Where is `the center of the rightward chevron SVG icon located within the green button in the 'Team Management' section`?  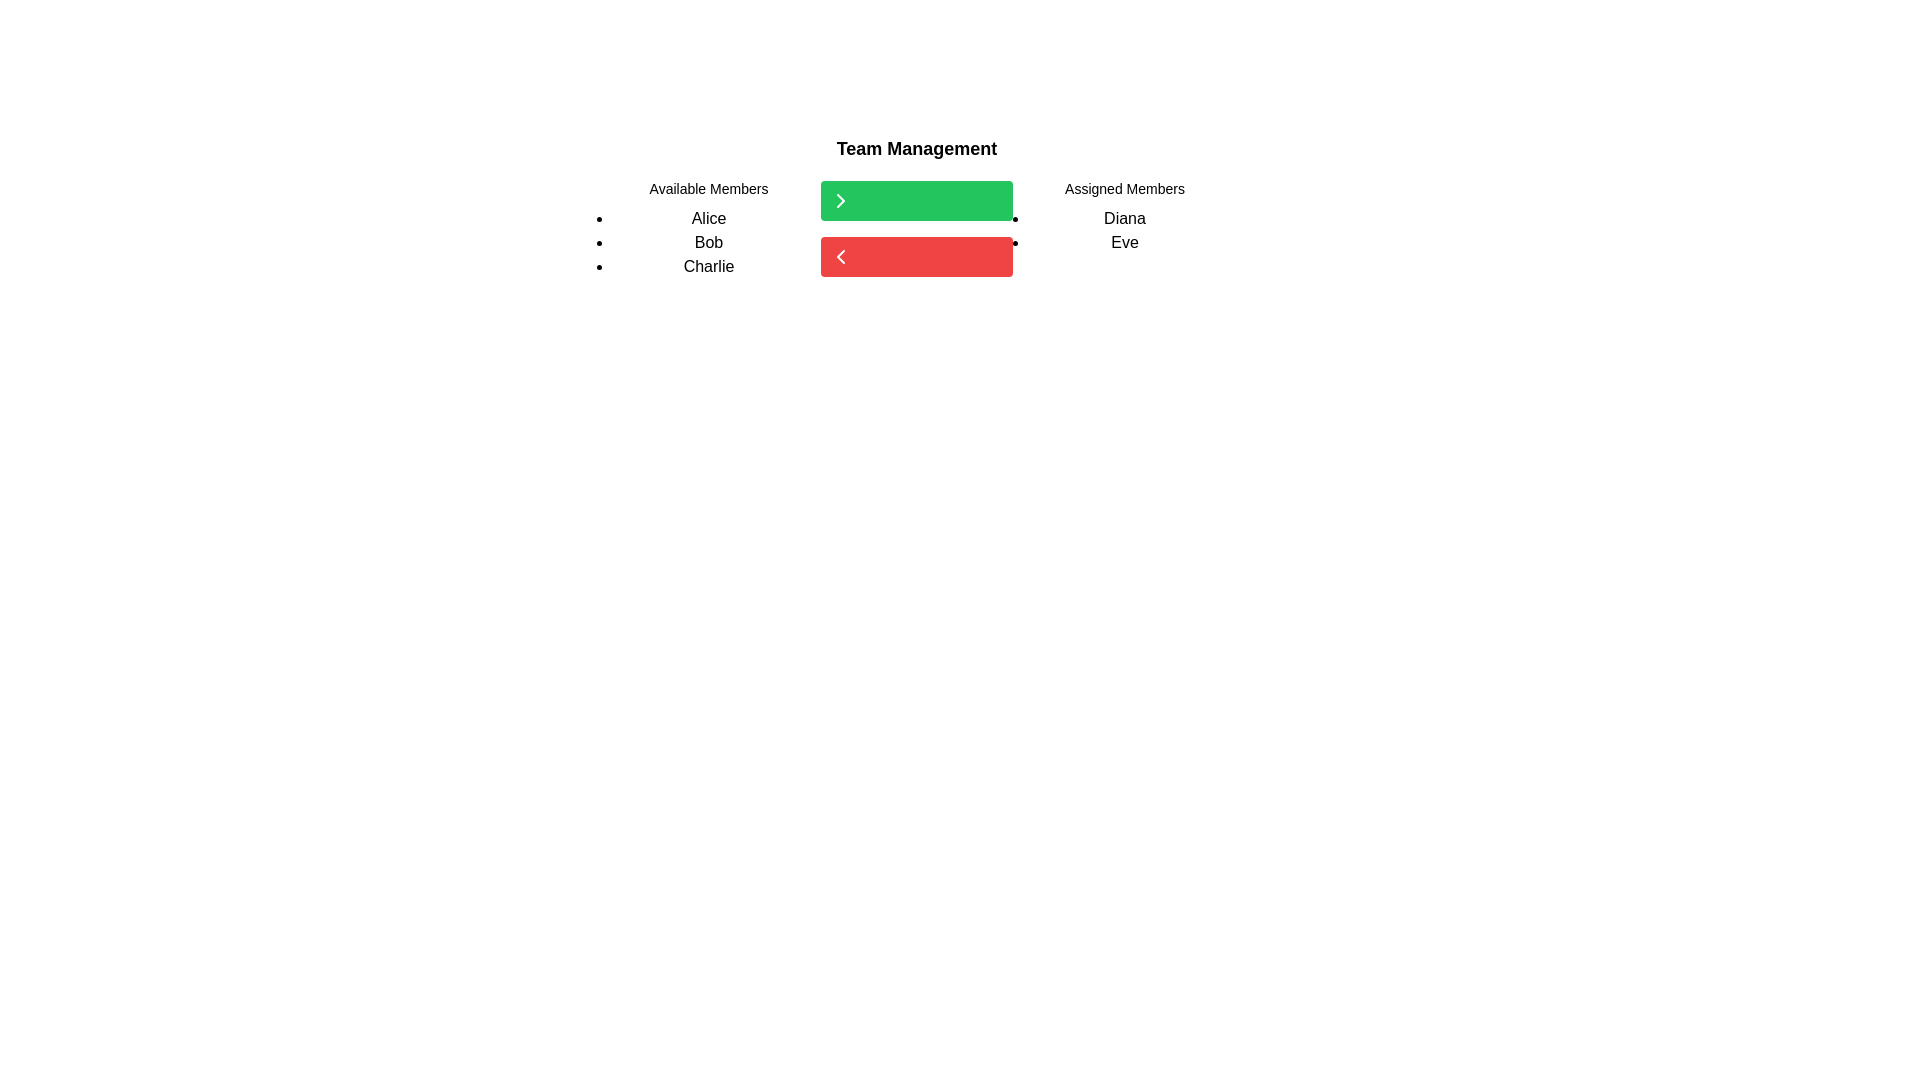 the center of the rightward chevron SVG icon located within the green button in the 'Team Management' section is located at coordinates (840, 200).